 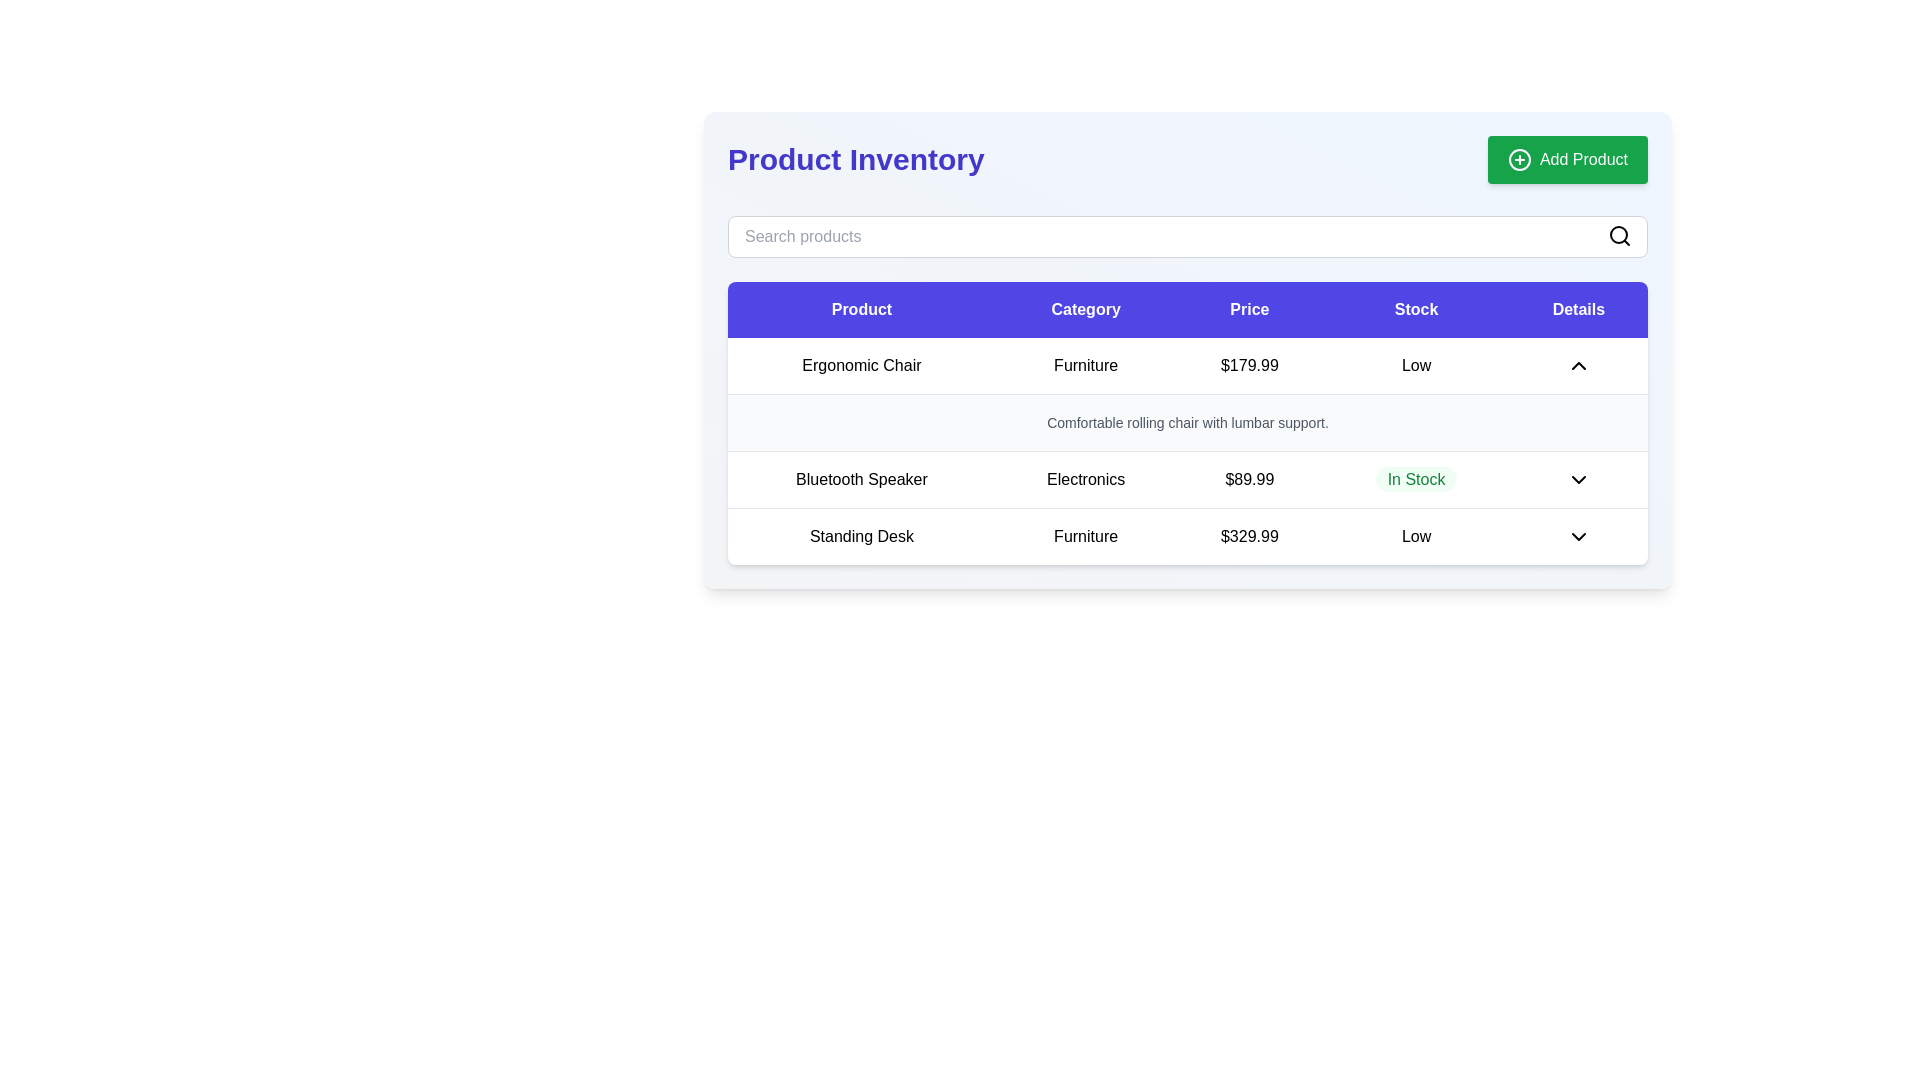 I want to click on the upward-pointing arrow icon in the 'Details' column of the first row in the product inventory table, so click(x=1577, y=366).